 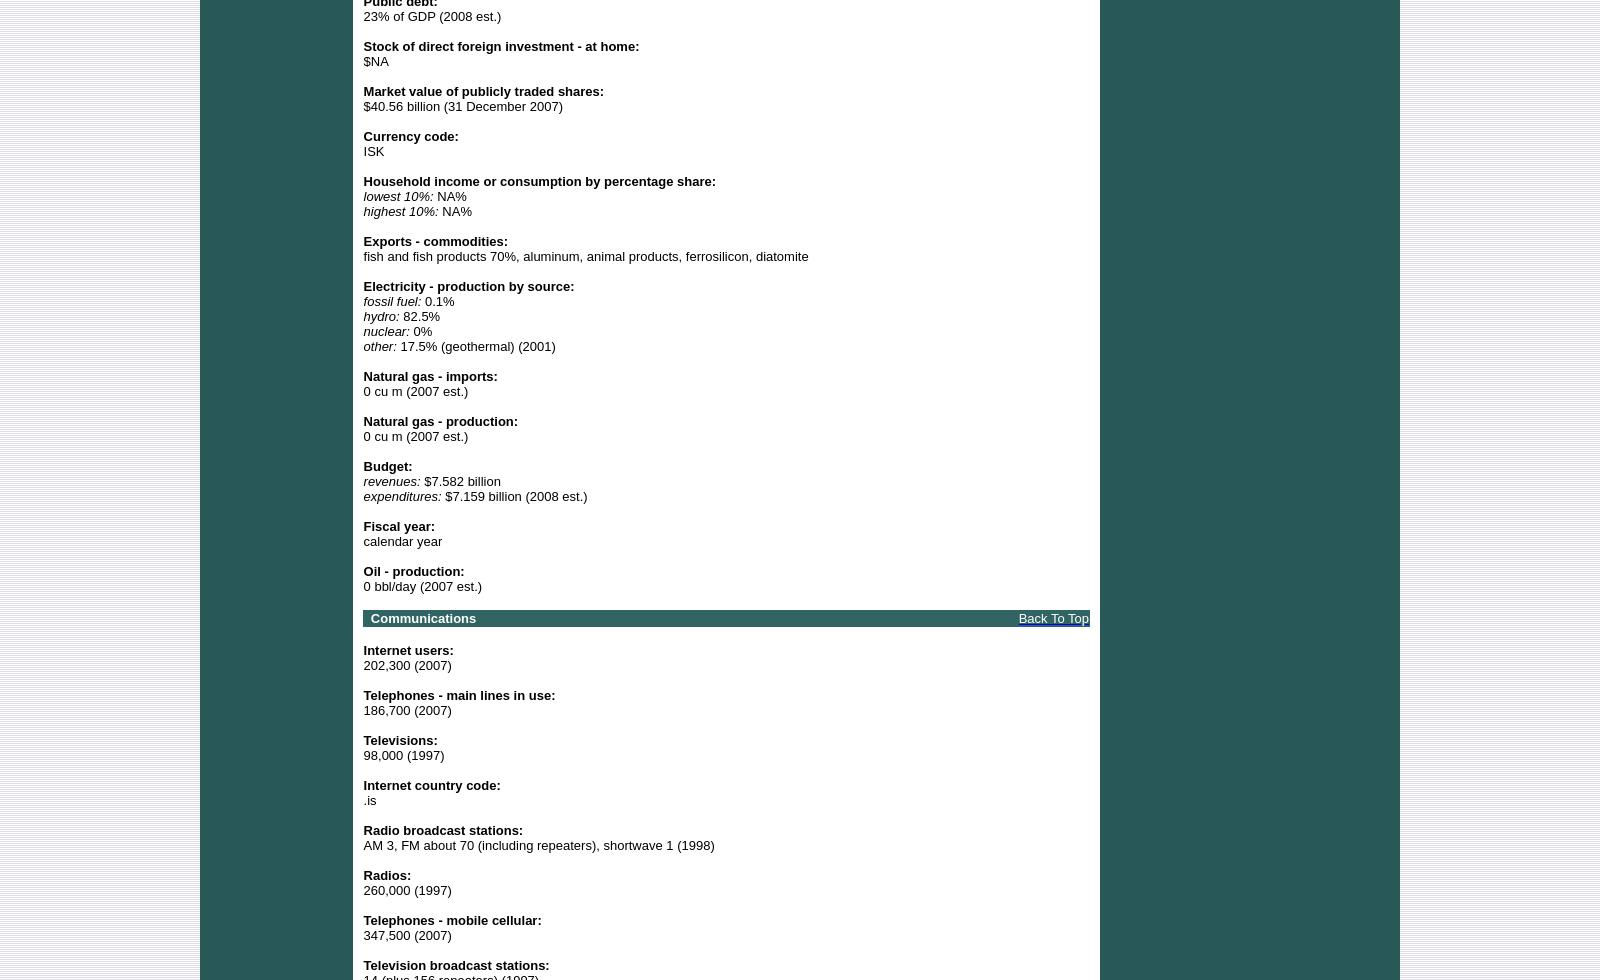 I want to click on 'expenditures:', so click(x=400, y=494).